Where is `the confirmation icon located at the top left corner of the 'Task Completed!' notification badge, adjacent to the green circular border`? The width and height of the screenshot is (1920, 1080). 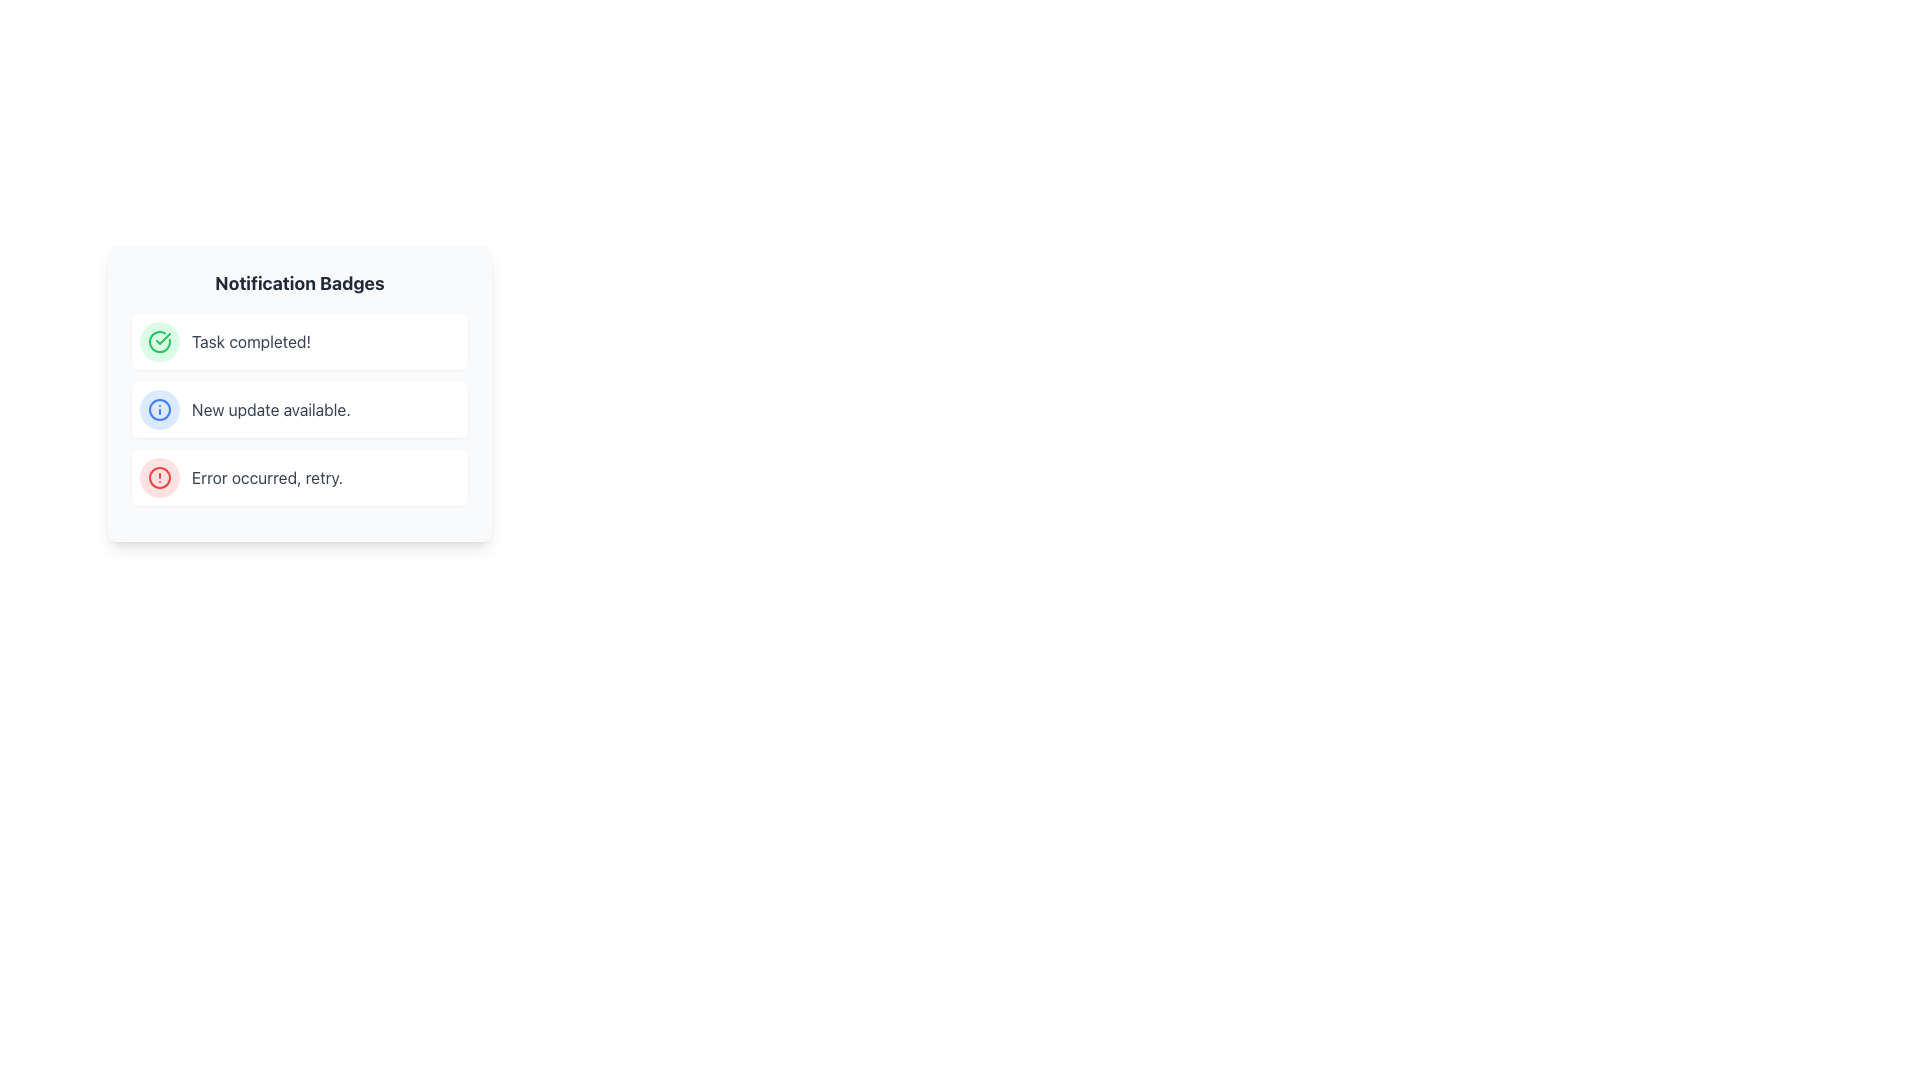 the confirmation icon located at the top left corner of the 'Task Completed!' notification badge, adjacent to the green circular border is located at coordinates (163, 338).